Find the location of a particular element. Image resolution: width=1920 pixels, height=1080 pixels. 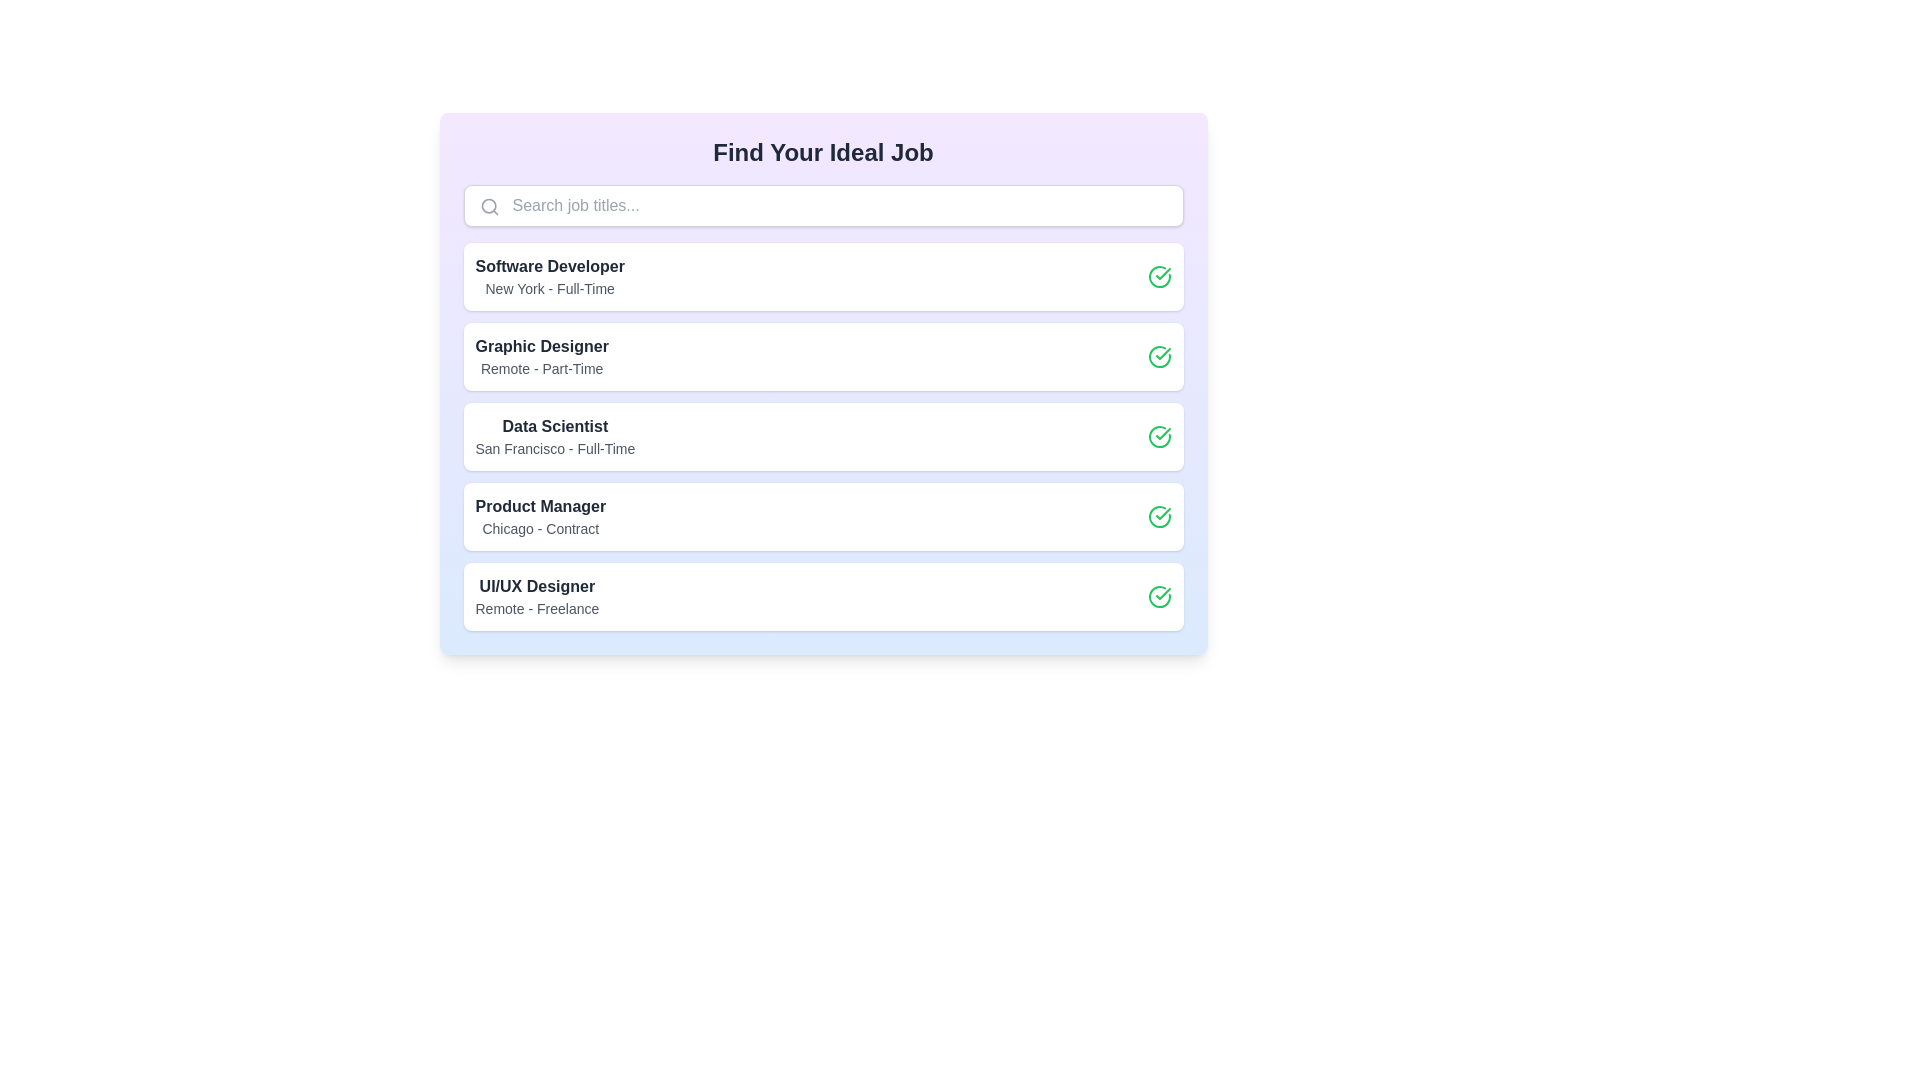

the 'Graphic Designer' text block, which is the second job posting in the list, styled with a bold font for the title and a smaller font for the details is located at coordinates (542, 356).